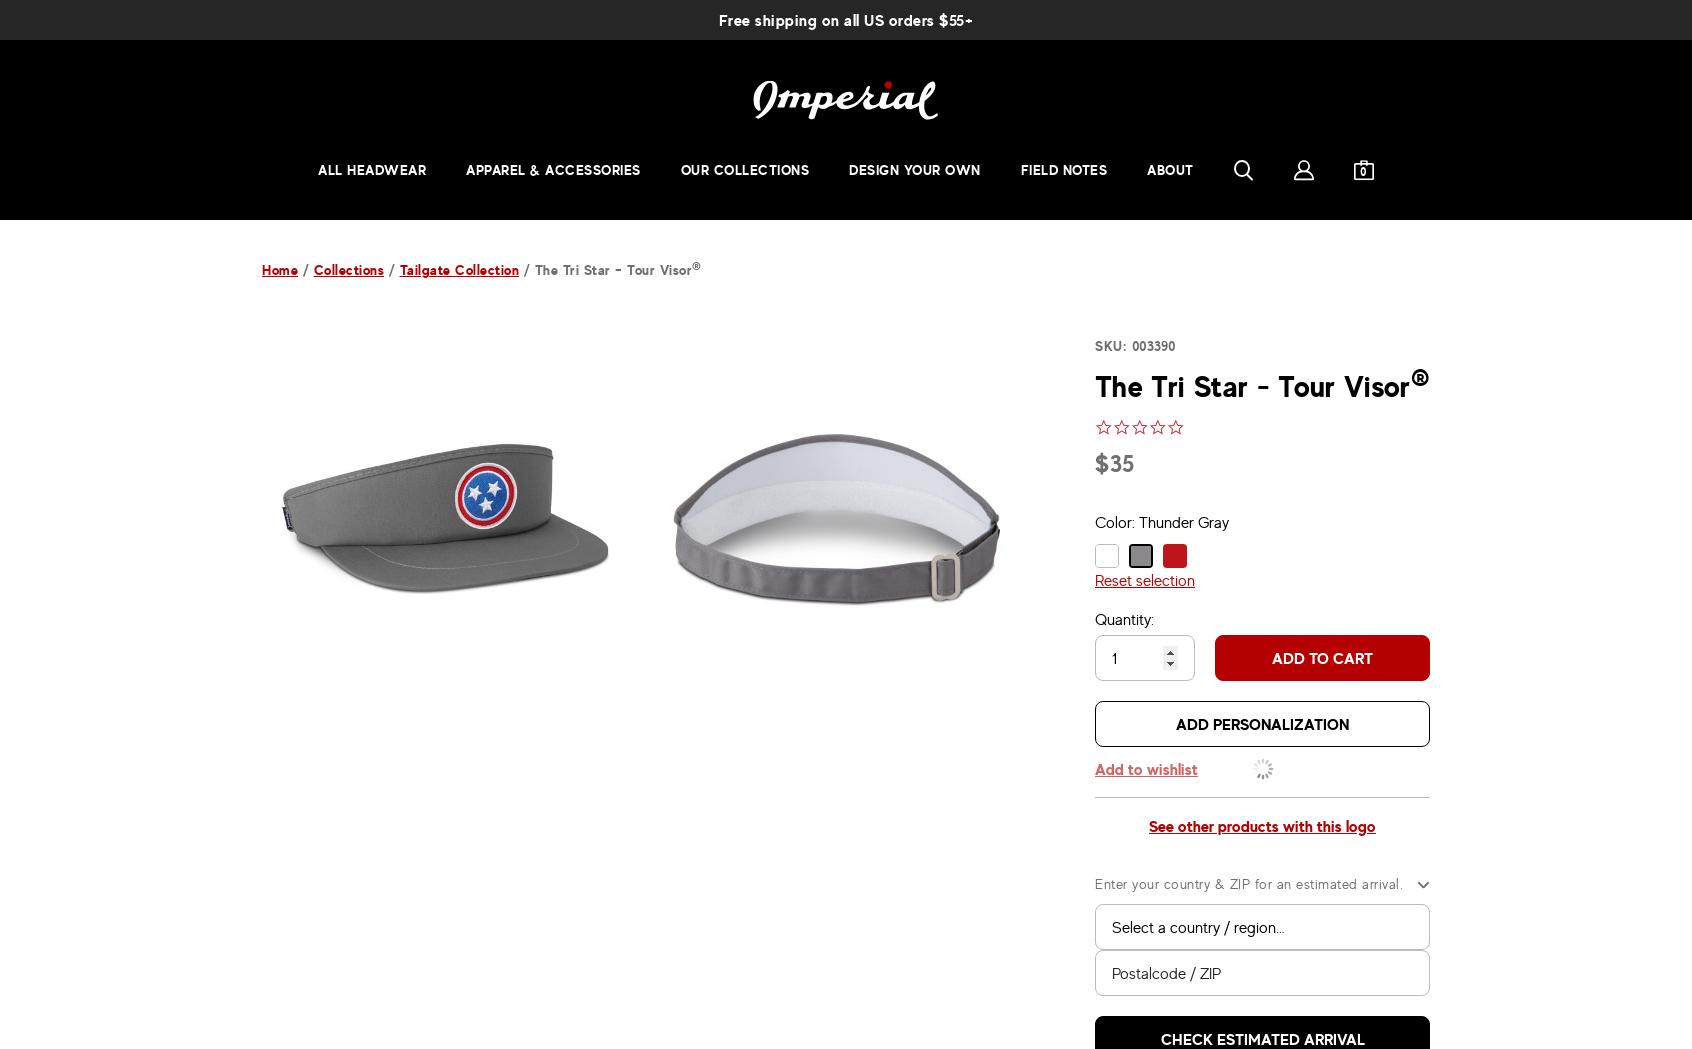 The image size is (1692, 1049). What do you see at coordinates (1262, 722) in the screenshot?
I see `'Add personalization'` at bounding box center [1262, 722].